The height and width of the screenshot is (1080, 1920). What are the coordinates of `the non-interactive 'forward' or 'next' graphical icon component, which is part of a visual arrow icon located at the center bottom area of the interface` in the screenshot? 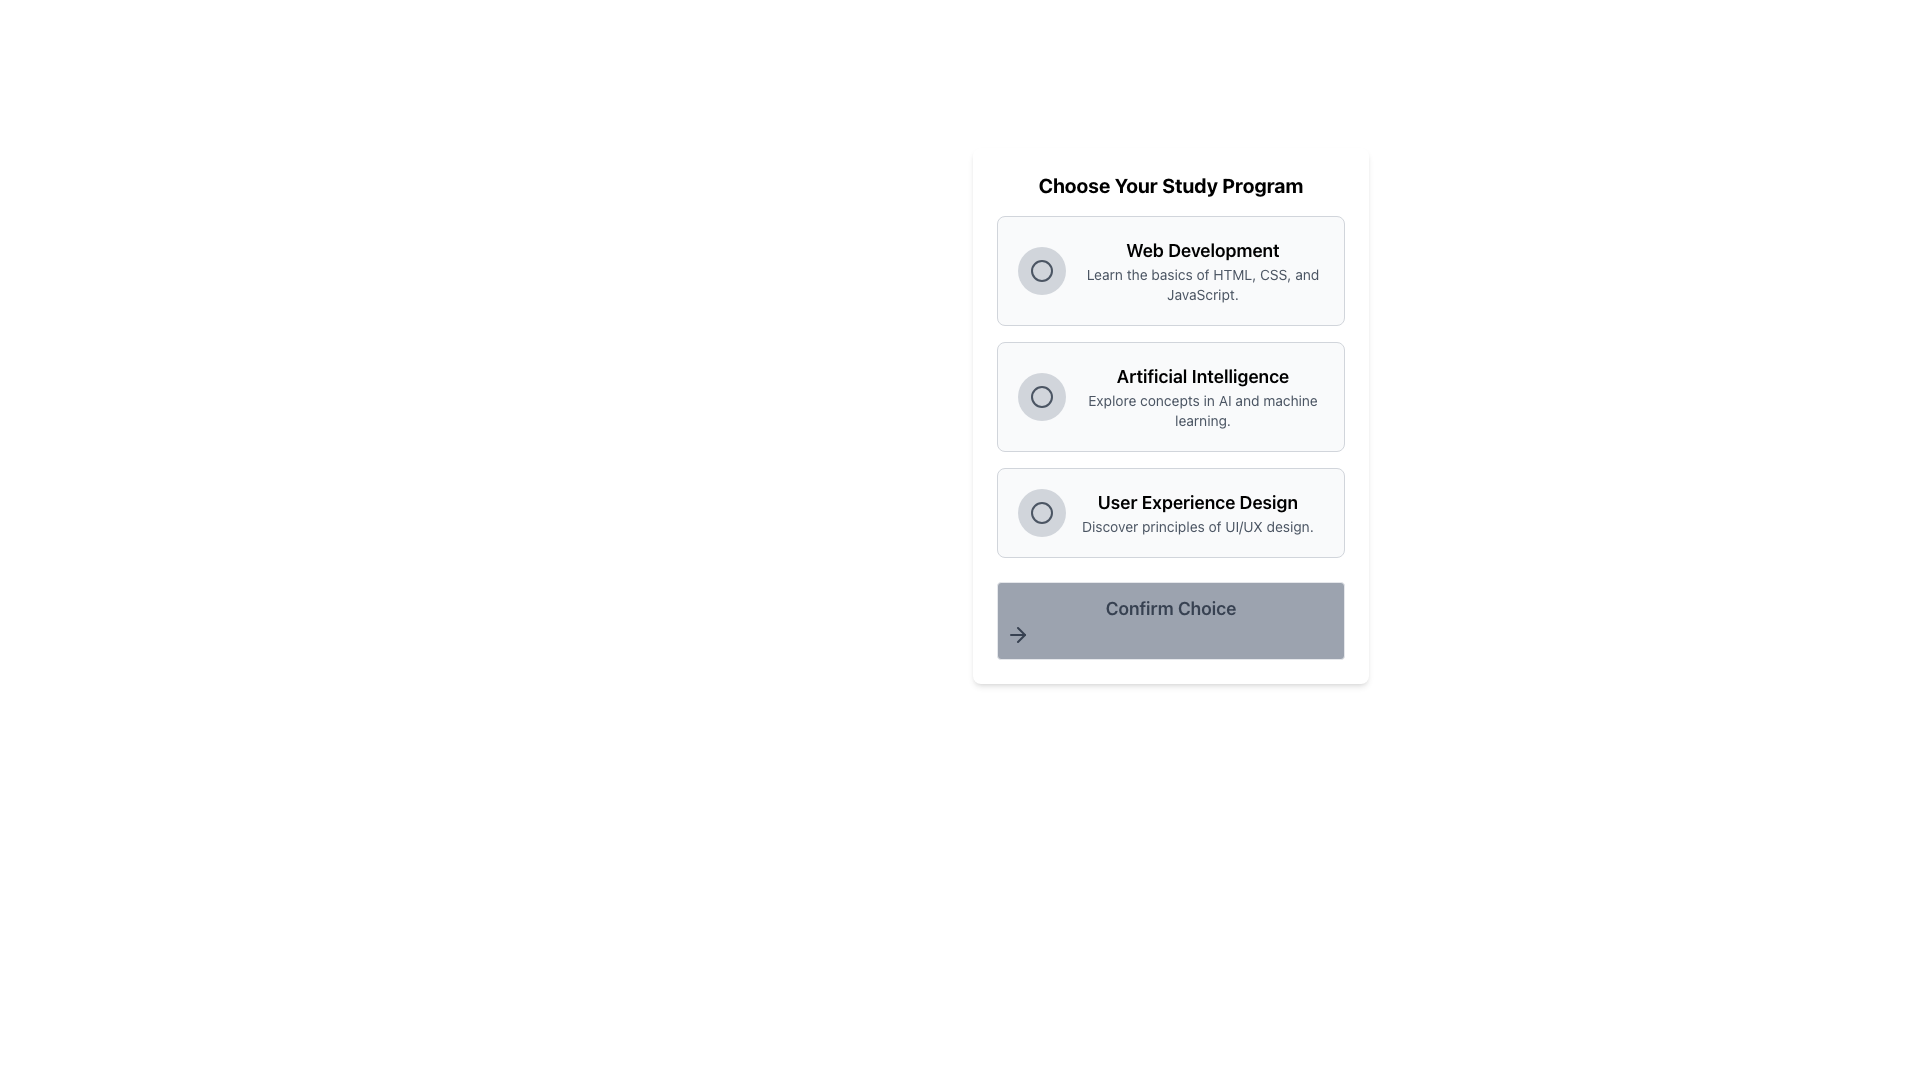 It's located at (1021, 635).